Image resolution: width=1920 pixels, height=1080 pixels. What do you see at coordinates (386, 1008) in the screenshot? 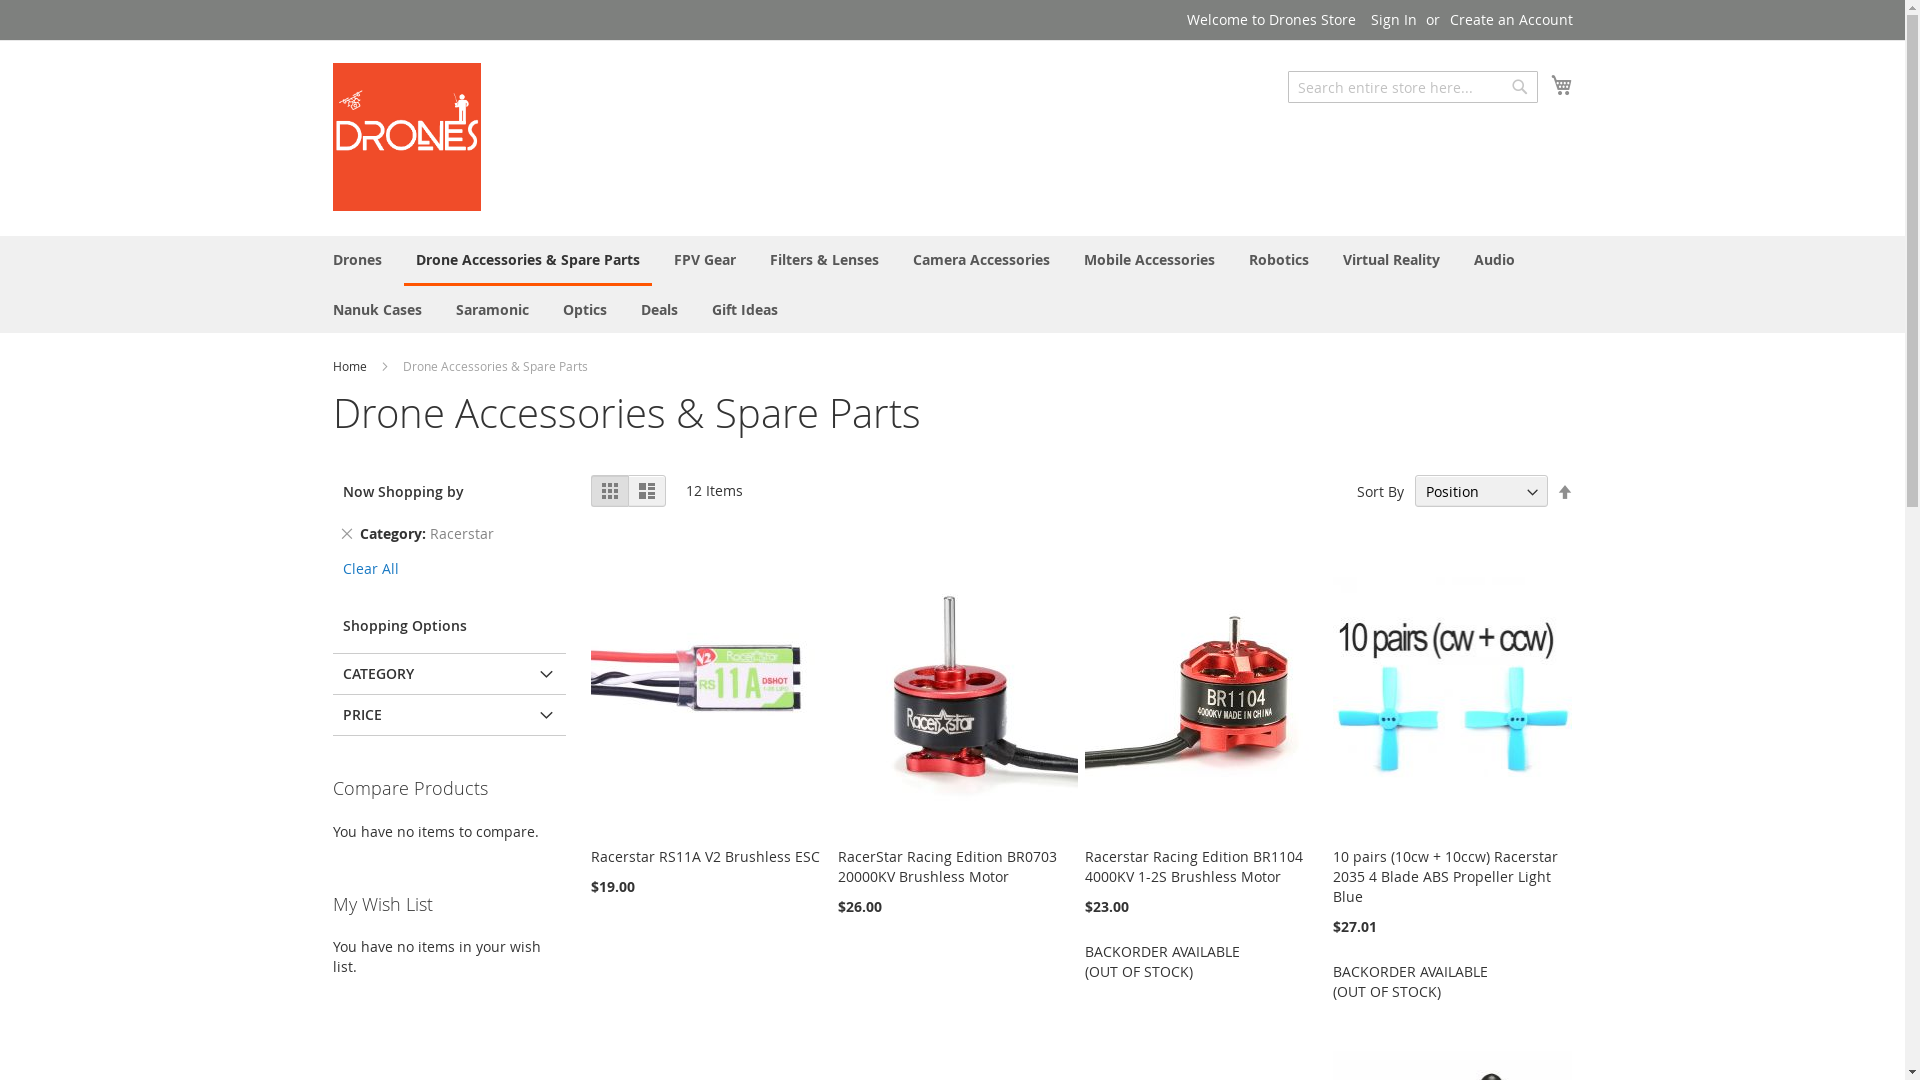
I see `'Add to Cart'` at bounding box center [386, 1008].